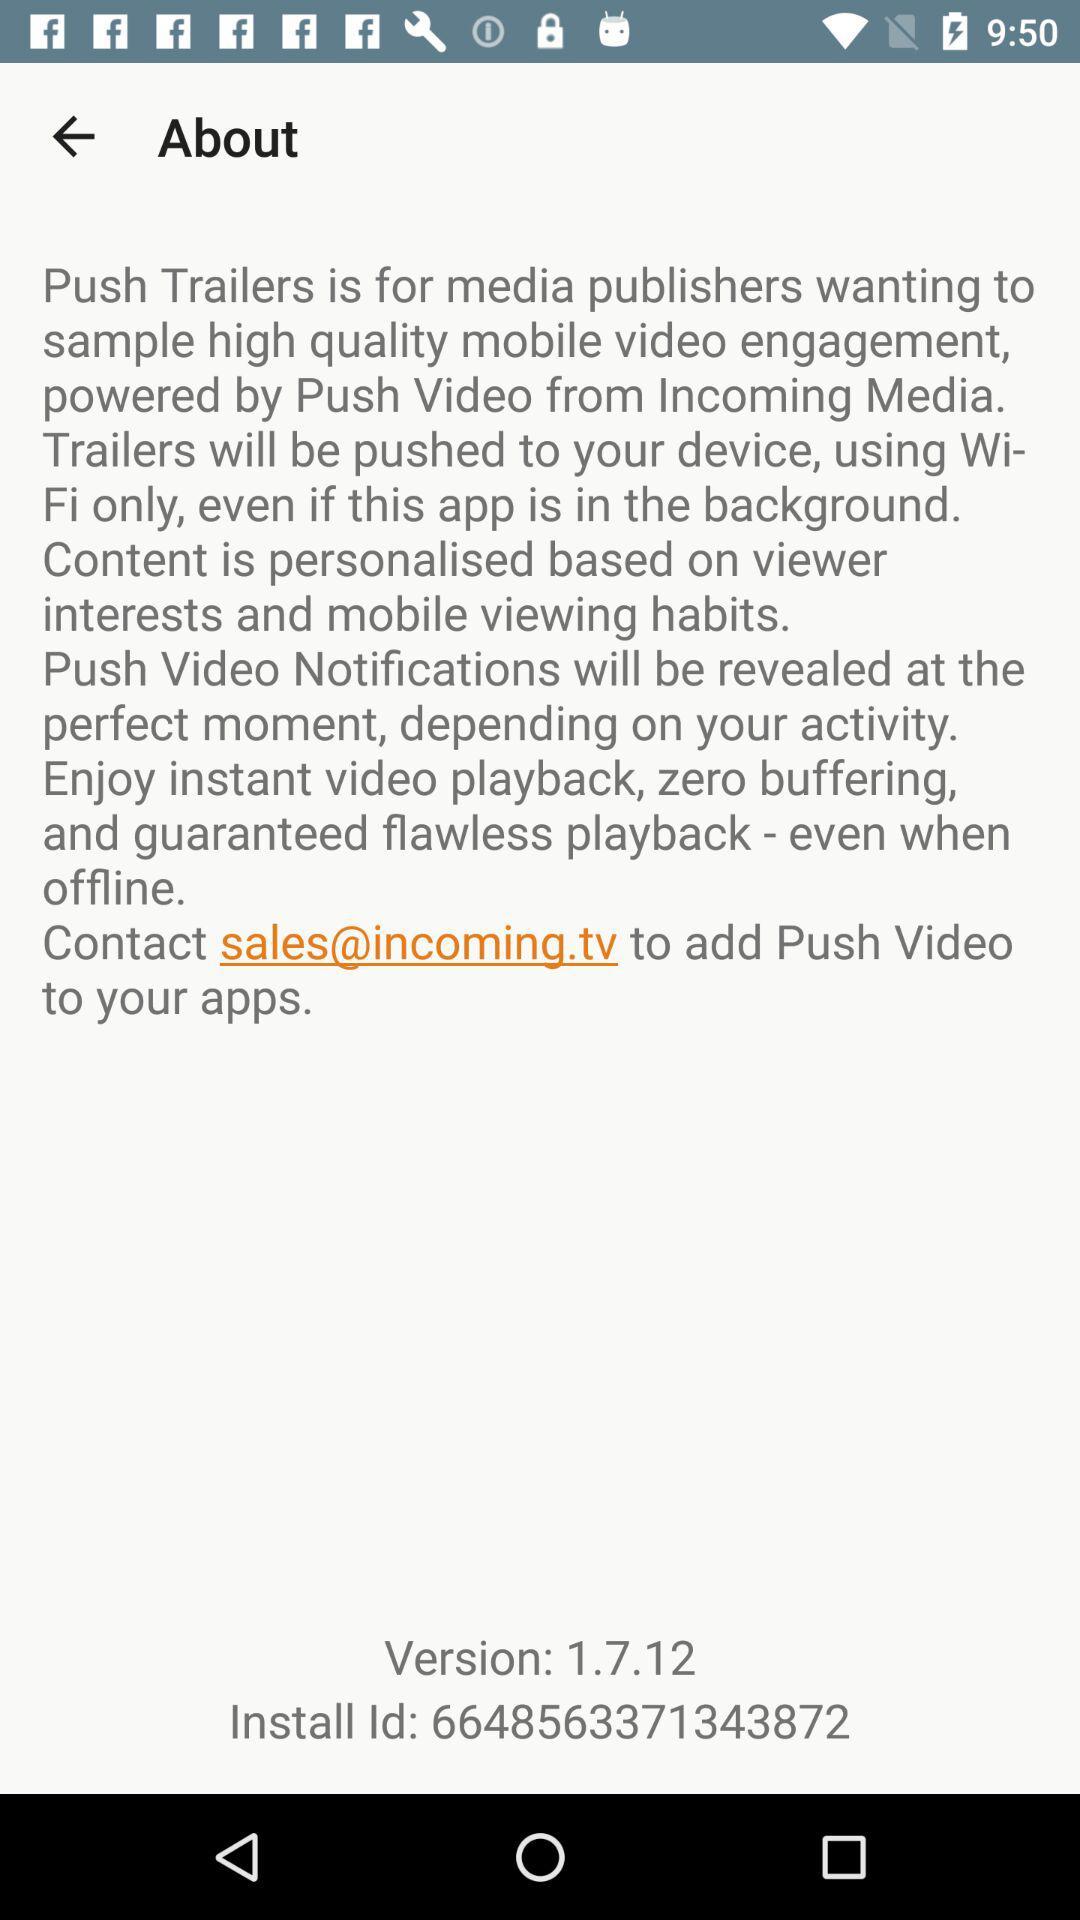  Describe the element at coordinates (72, 135) in the screenshot. I see `the app to the left of about item` at that location.